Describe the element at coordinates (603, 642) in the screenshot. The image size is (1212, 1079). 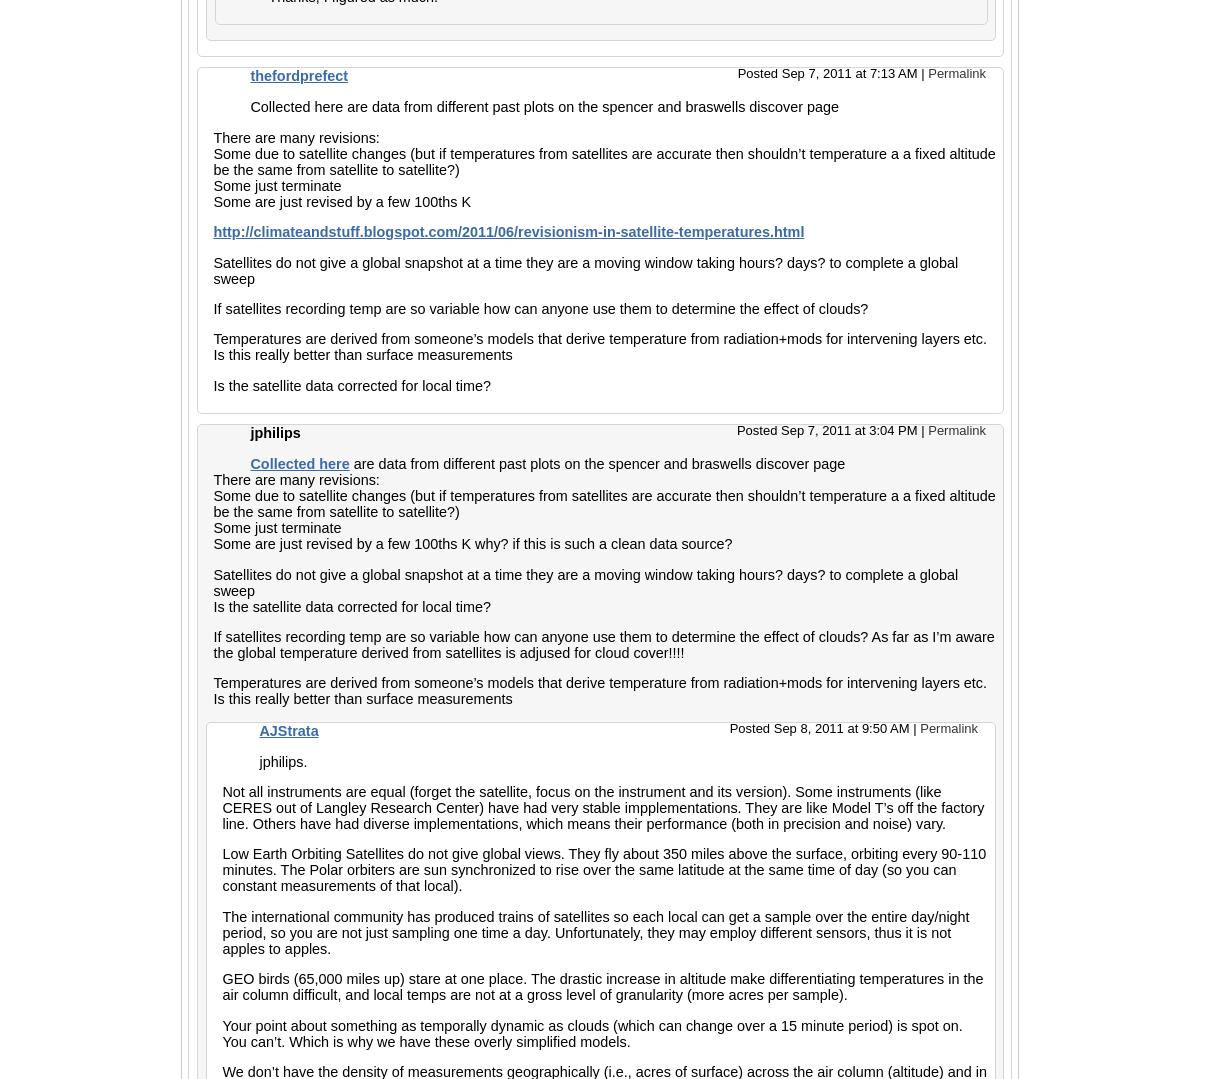
I see `'If satellites recording temp are so variable how can anyone use them to determine the effect of clouds? As far as I’m aware the global temperature derived from satellites is adjused for cloud cover!!!!'` at that location.